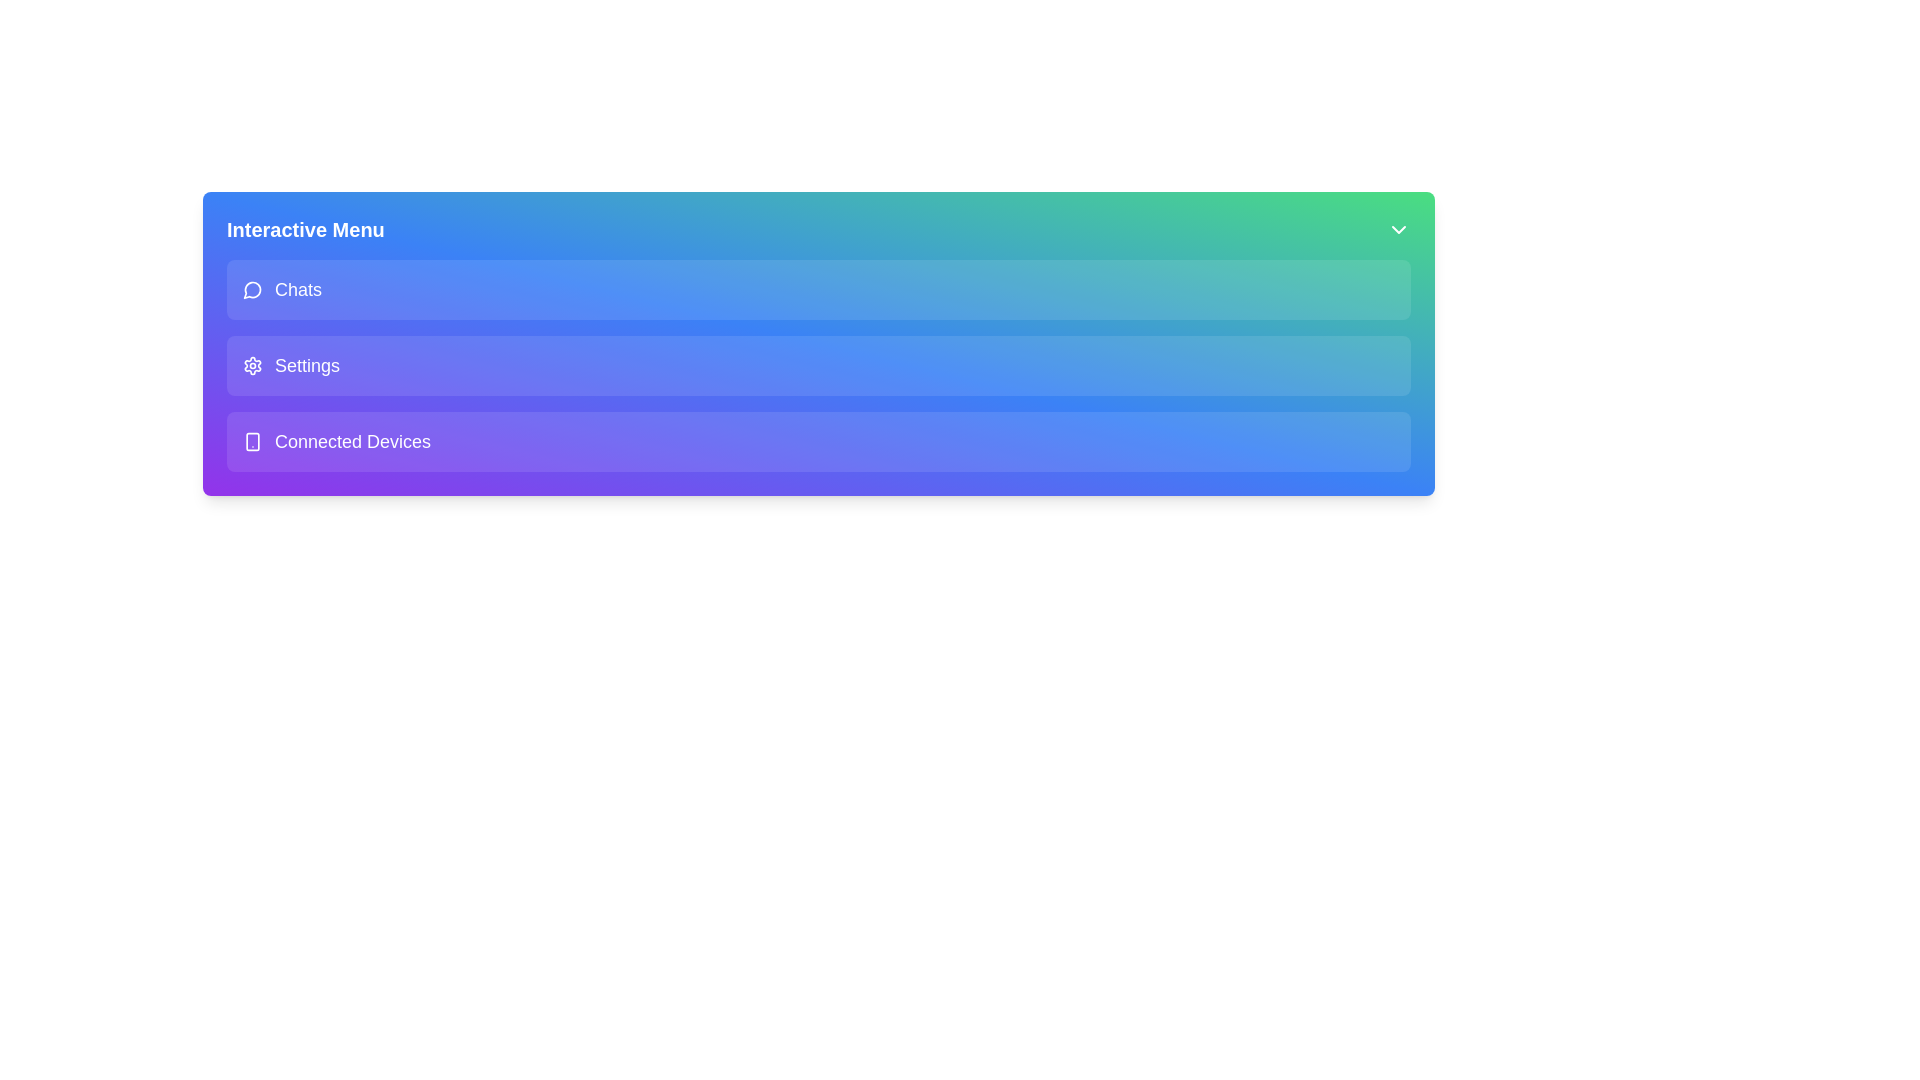 Image resolution: width=1920 pixels, height=1080 pixels. What do you see at coordinates (819, 366) in the screenshot?
I see `the 'Settings' item in the menu` at bounding box center [819, 366].